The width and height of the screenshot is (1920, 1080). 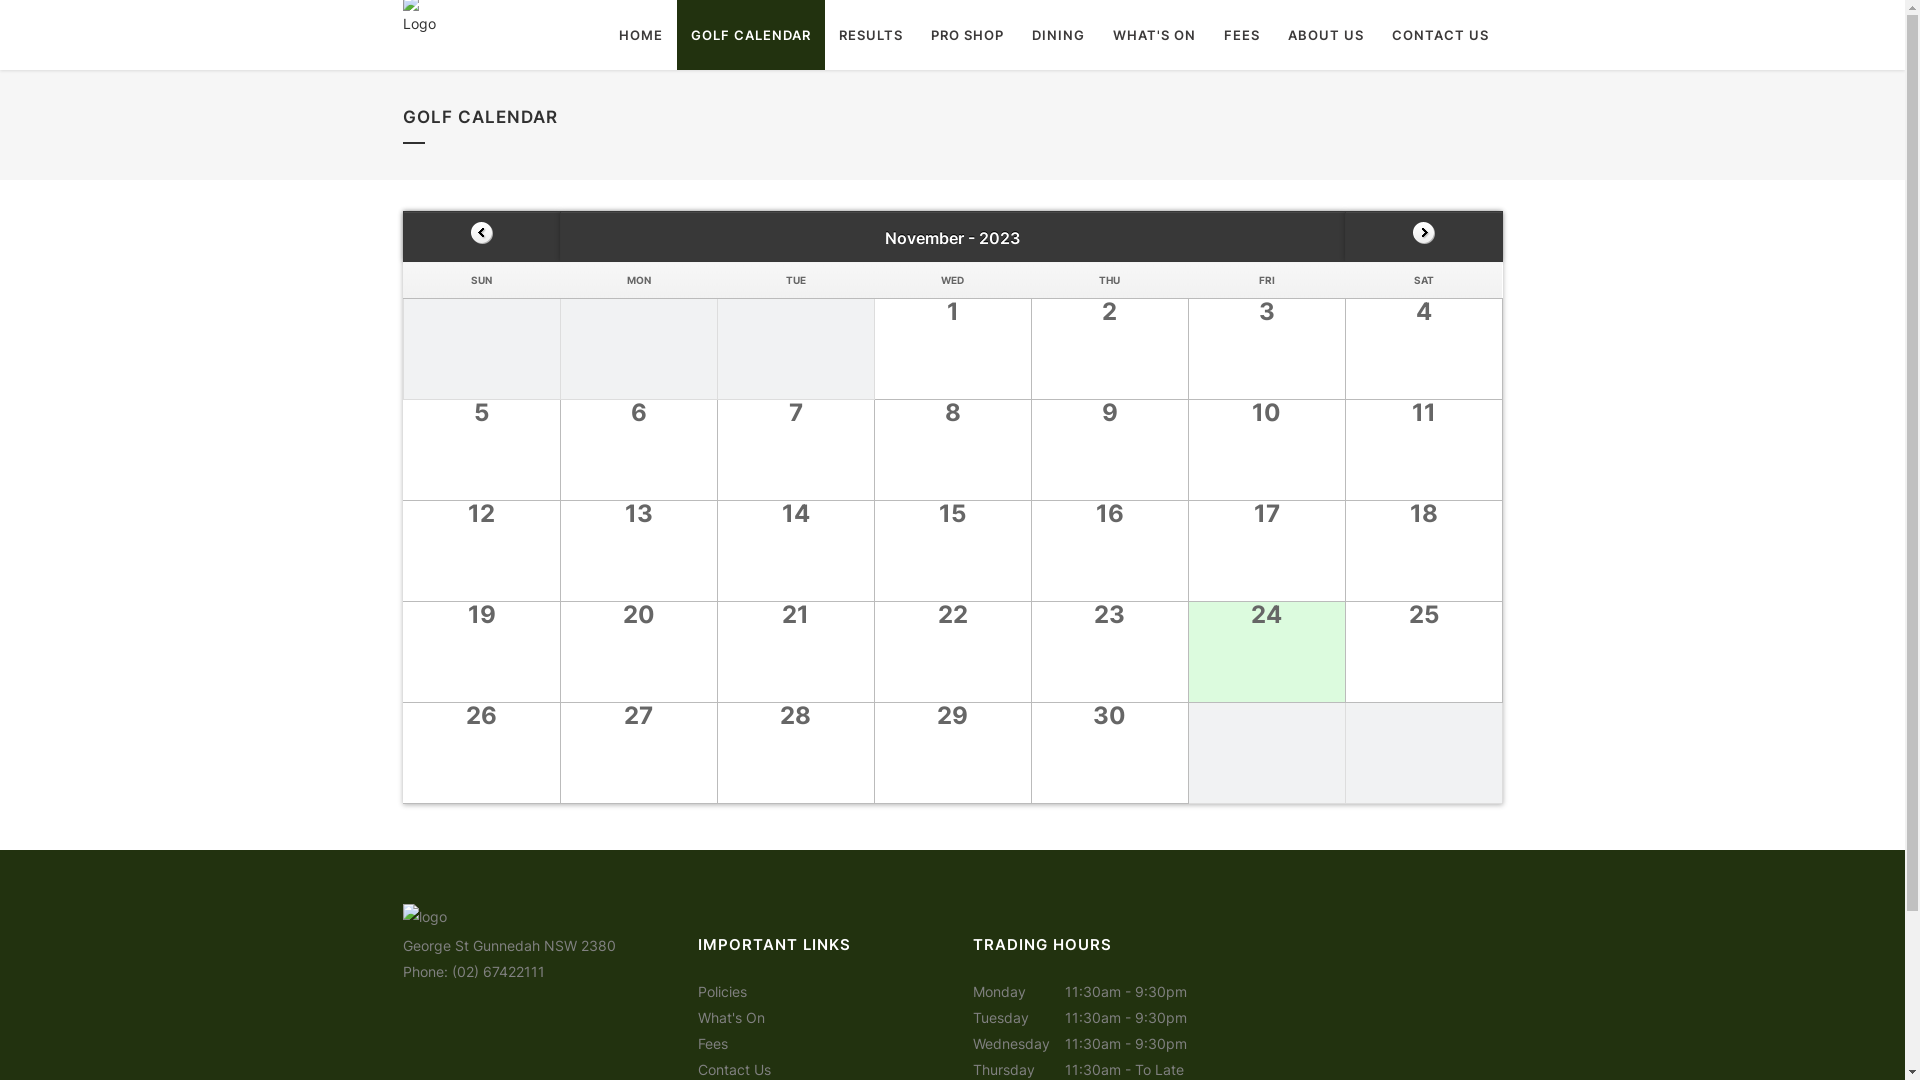 What do you see at coordinates (730, 1017) in the screenshot?
I see `'What's On'` at bounding box center [730, 1017].